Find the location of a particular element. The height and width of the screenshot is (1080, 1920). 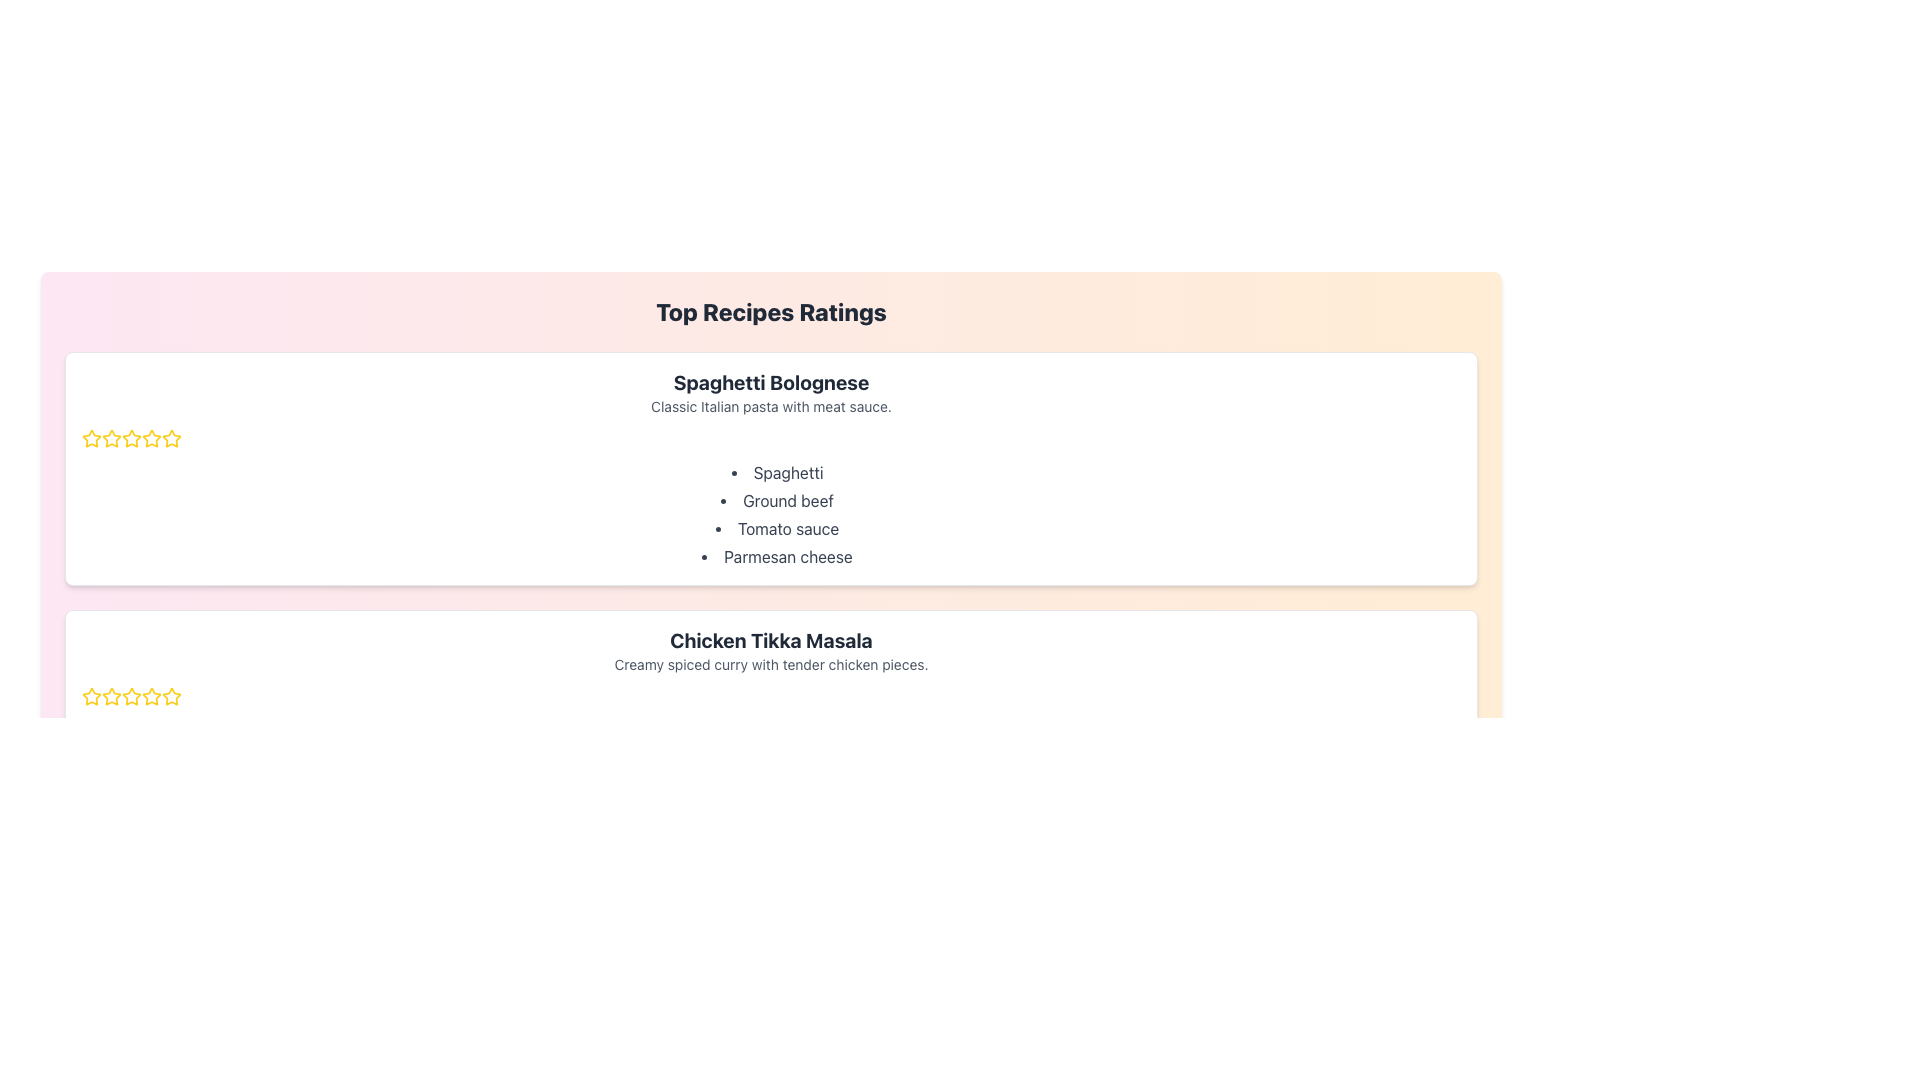

the first star-shaped icon filled with yellow, located in the top-left section of the 'Spaghetti Bolognese' recipe card is located at coordinates (110, 437).